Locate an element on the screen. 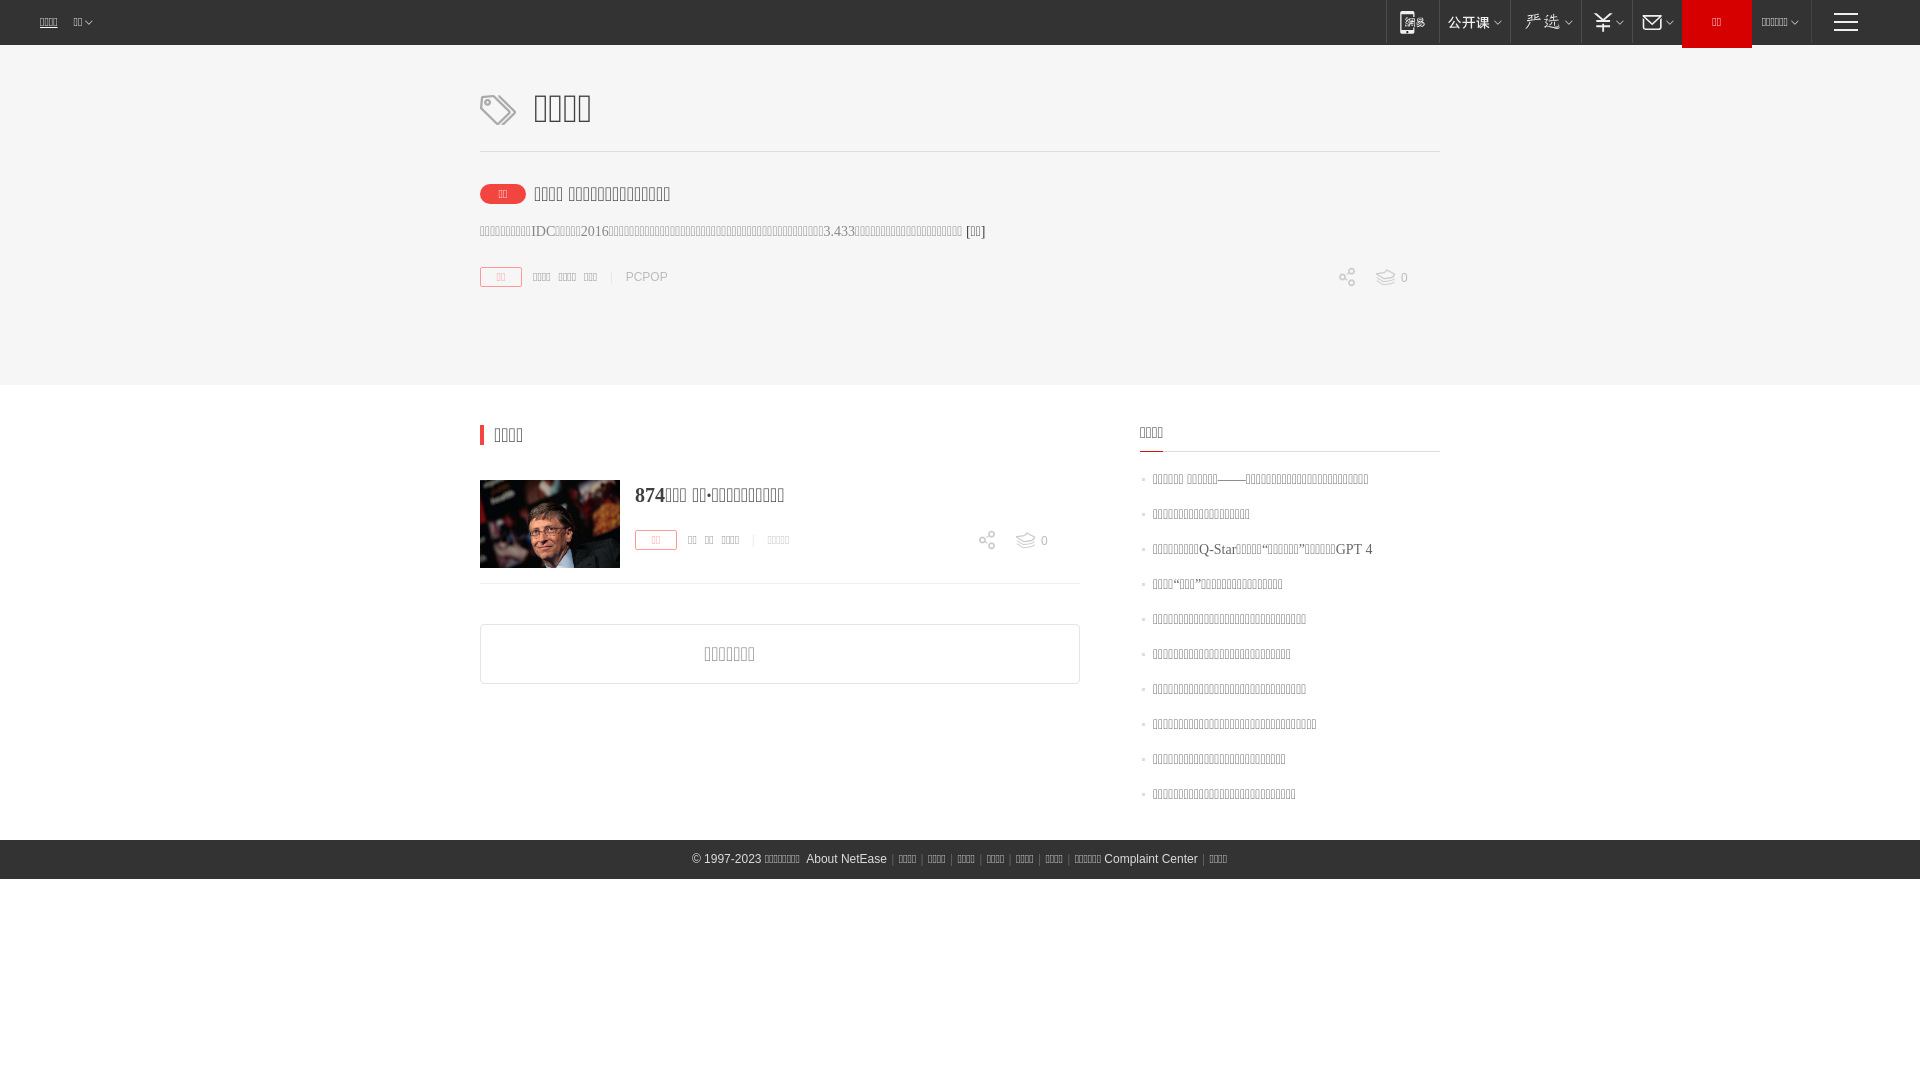  'About NetEase' is located at coordinates (846, 858).